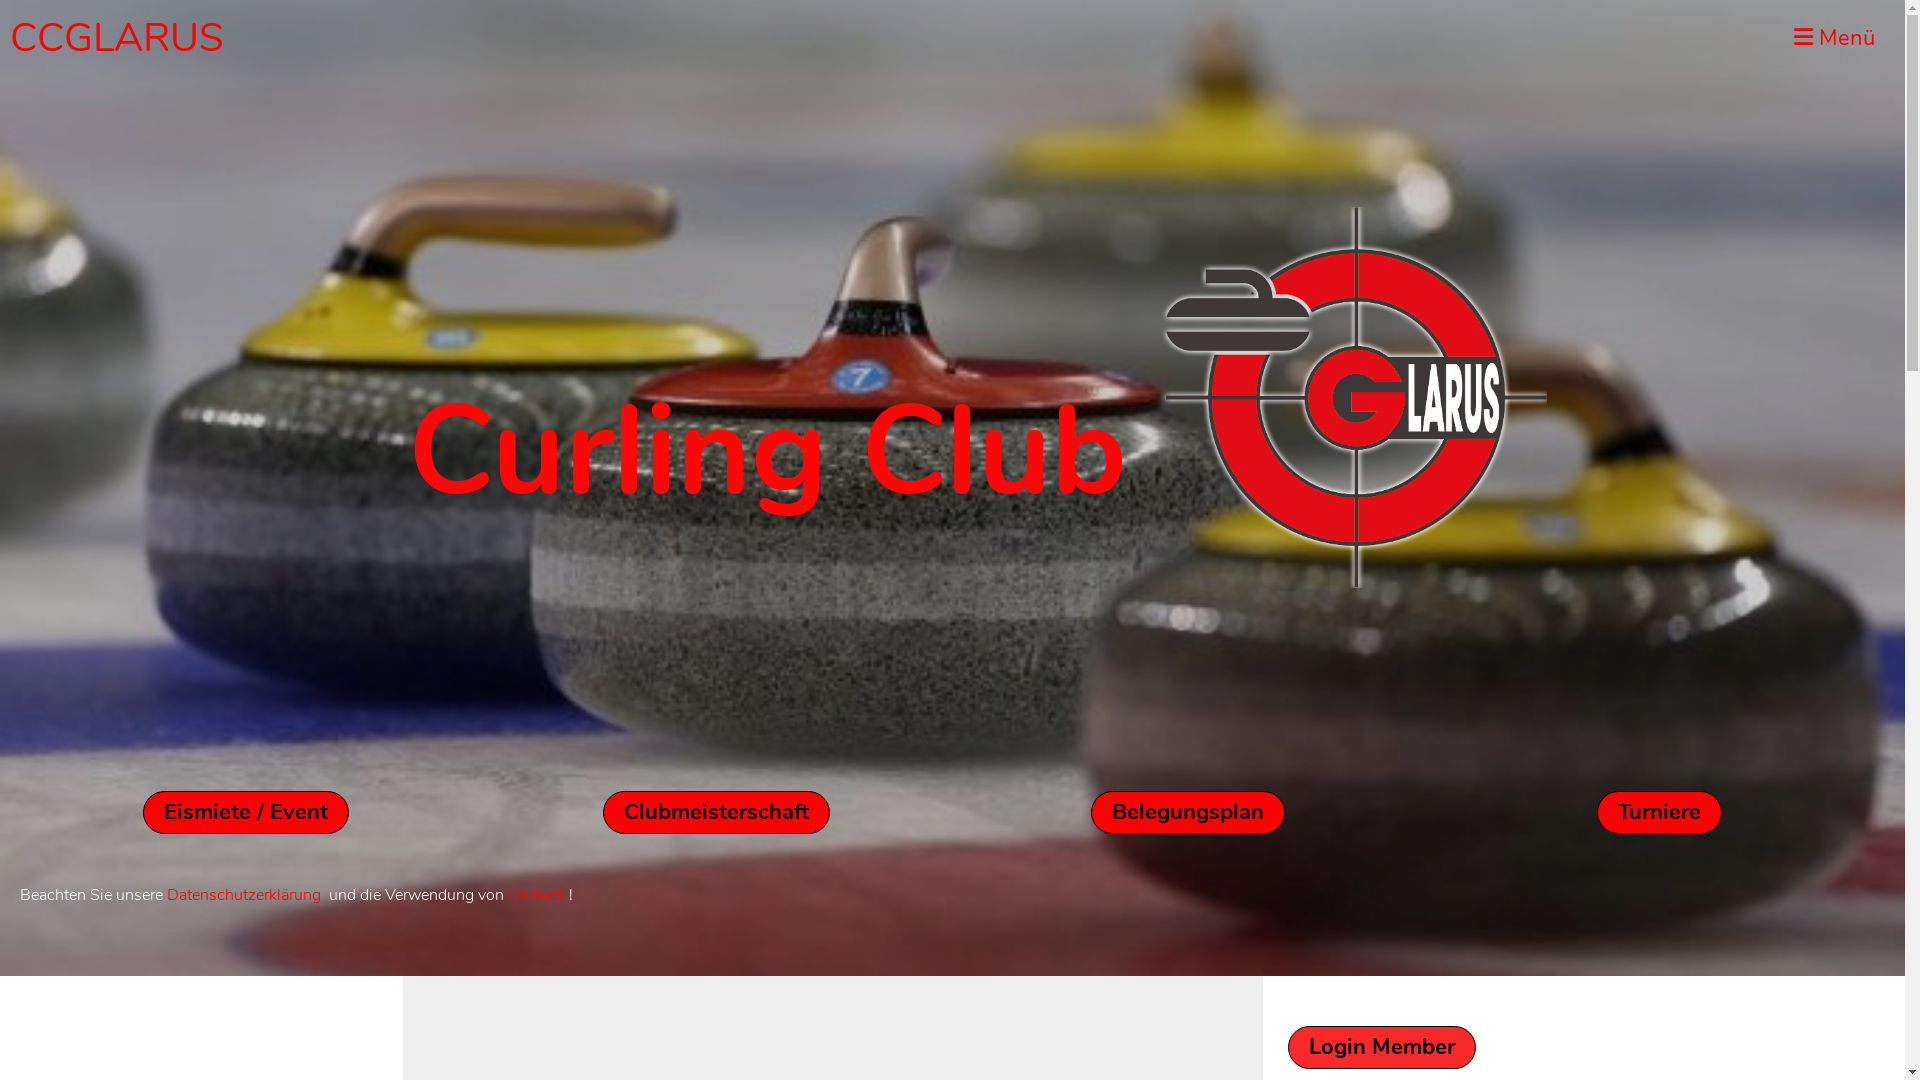 The width and height of the screenshot is (1920, 1080). What do you see at coordinates (1659, 812) in the screenshot?
I see `'Turniere'` at bounding box center [1659, 812].